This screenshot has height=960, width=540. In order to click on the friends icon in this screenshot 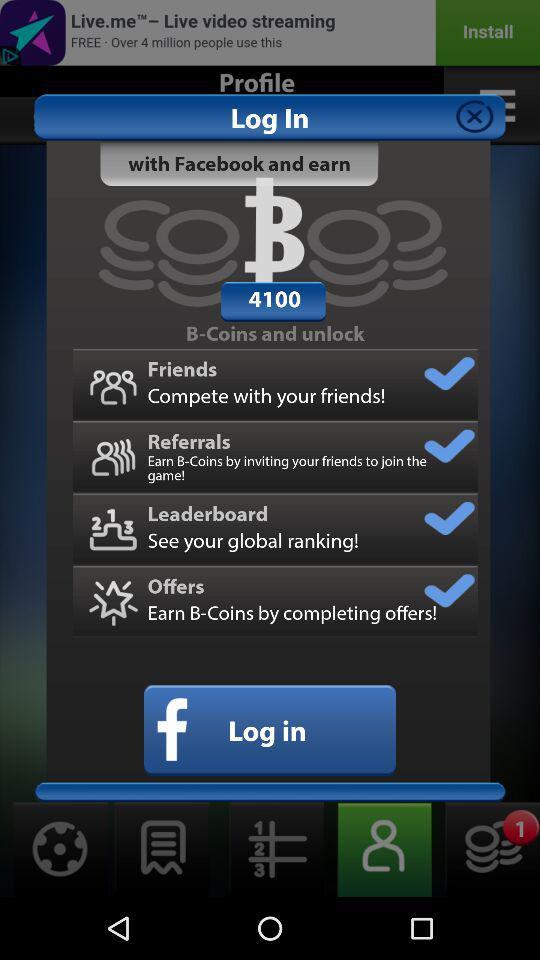, I will do `click(113, 383)`.